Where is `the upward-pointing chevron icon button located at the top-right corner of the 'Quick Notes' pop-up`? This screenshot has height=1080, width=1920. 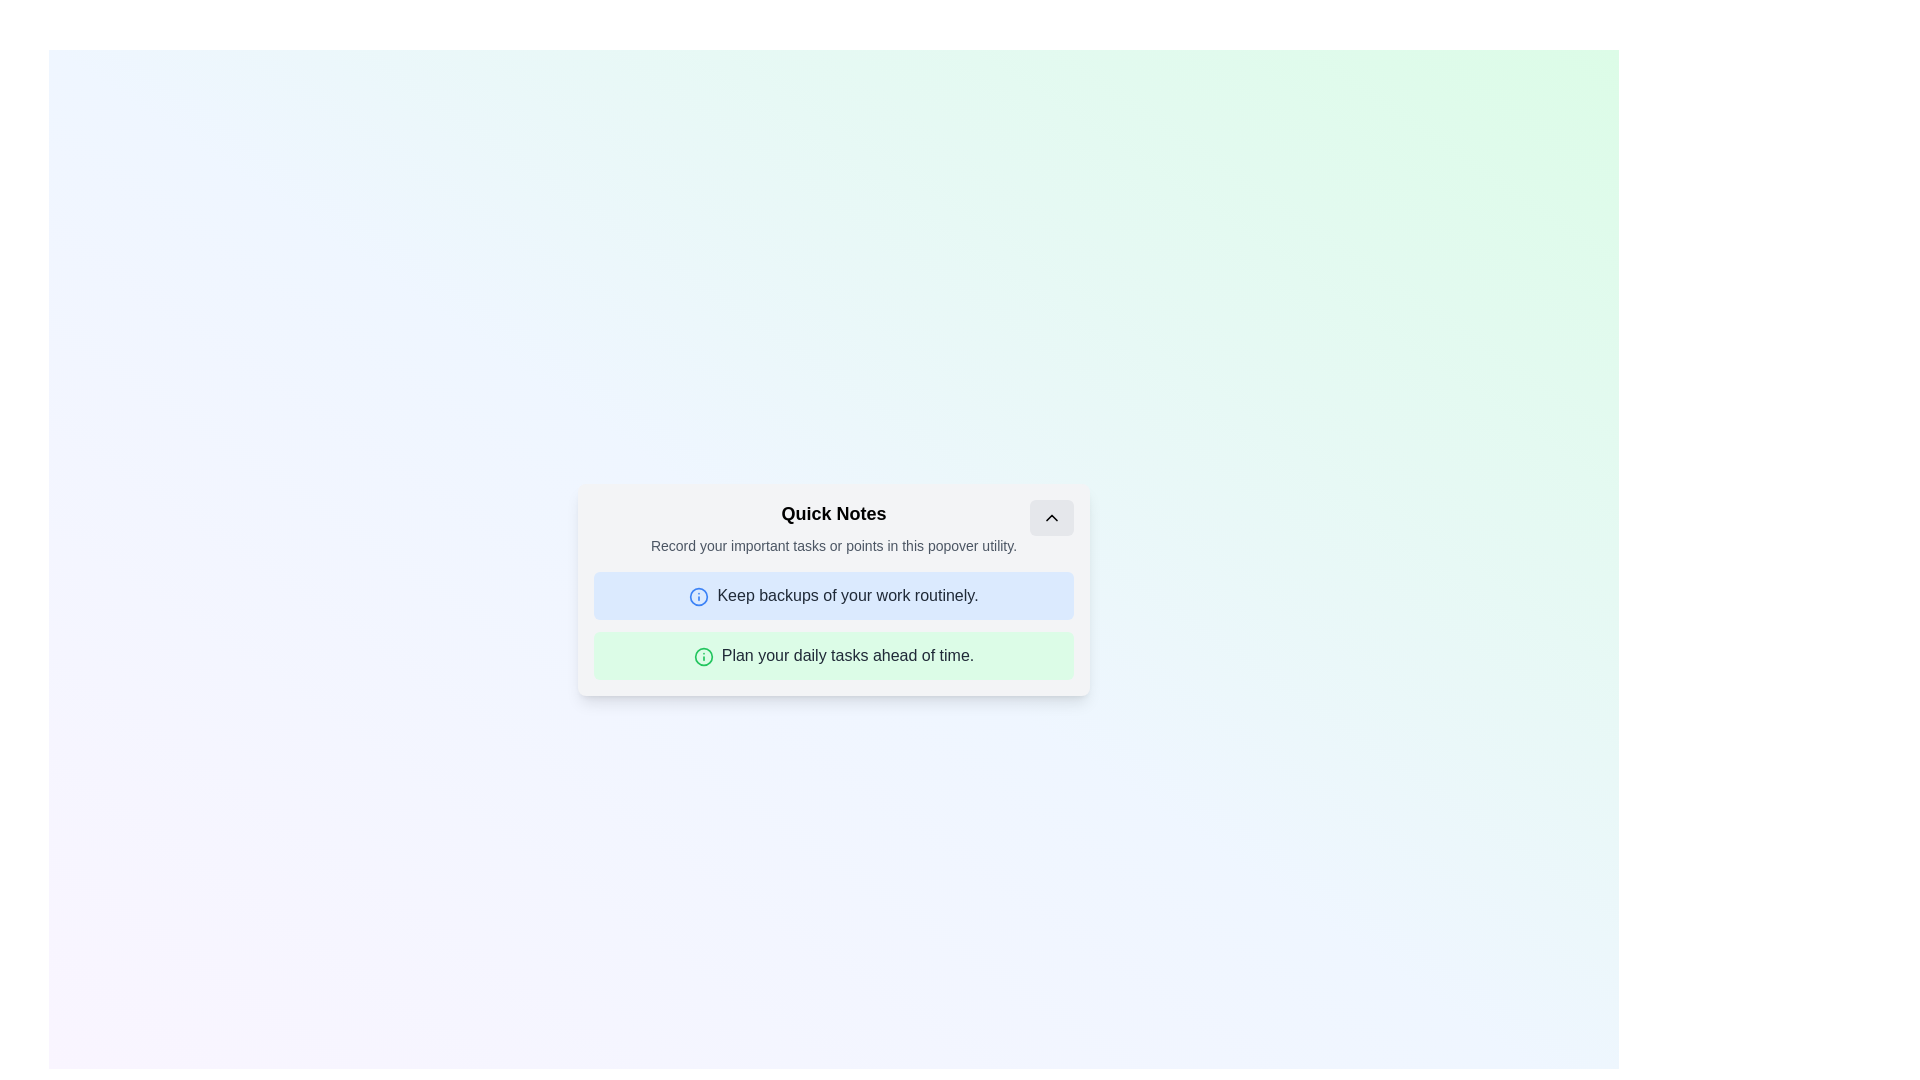 the upward-pointing chevron icon button located at the top-right corner of the 'Quick Notes' pop-up is located at coordinates (1050, 516).